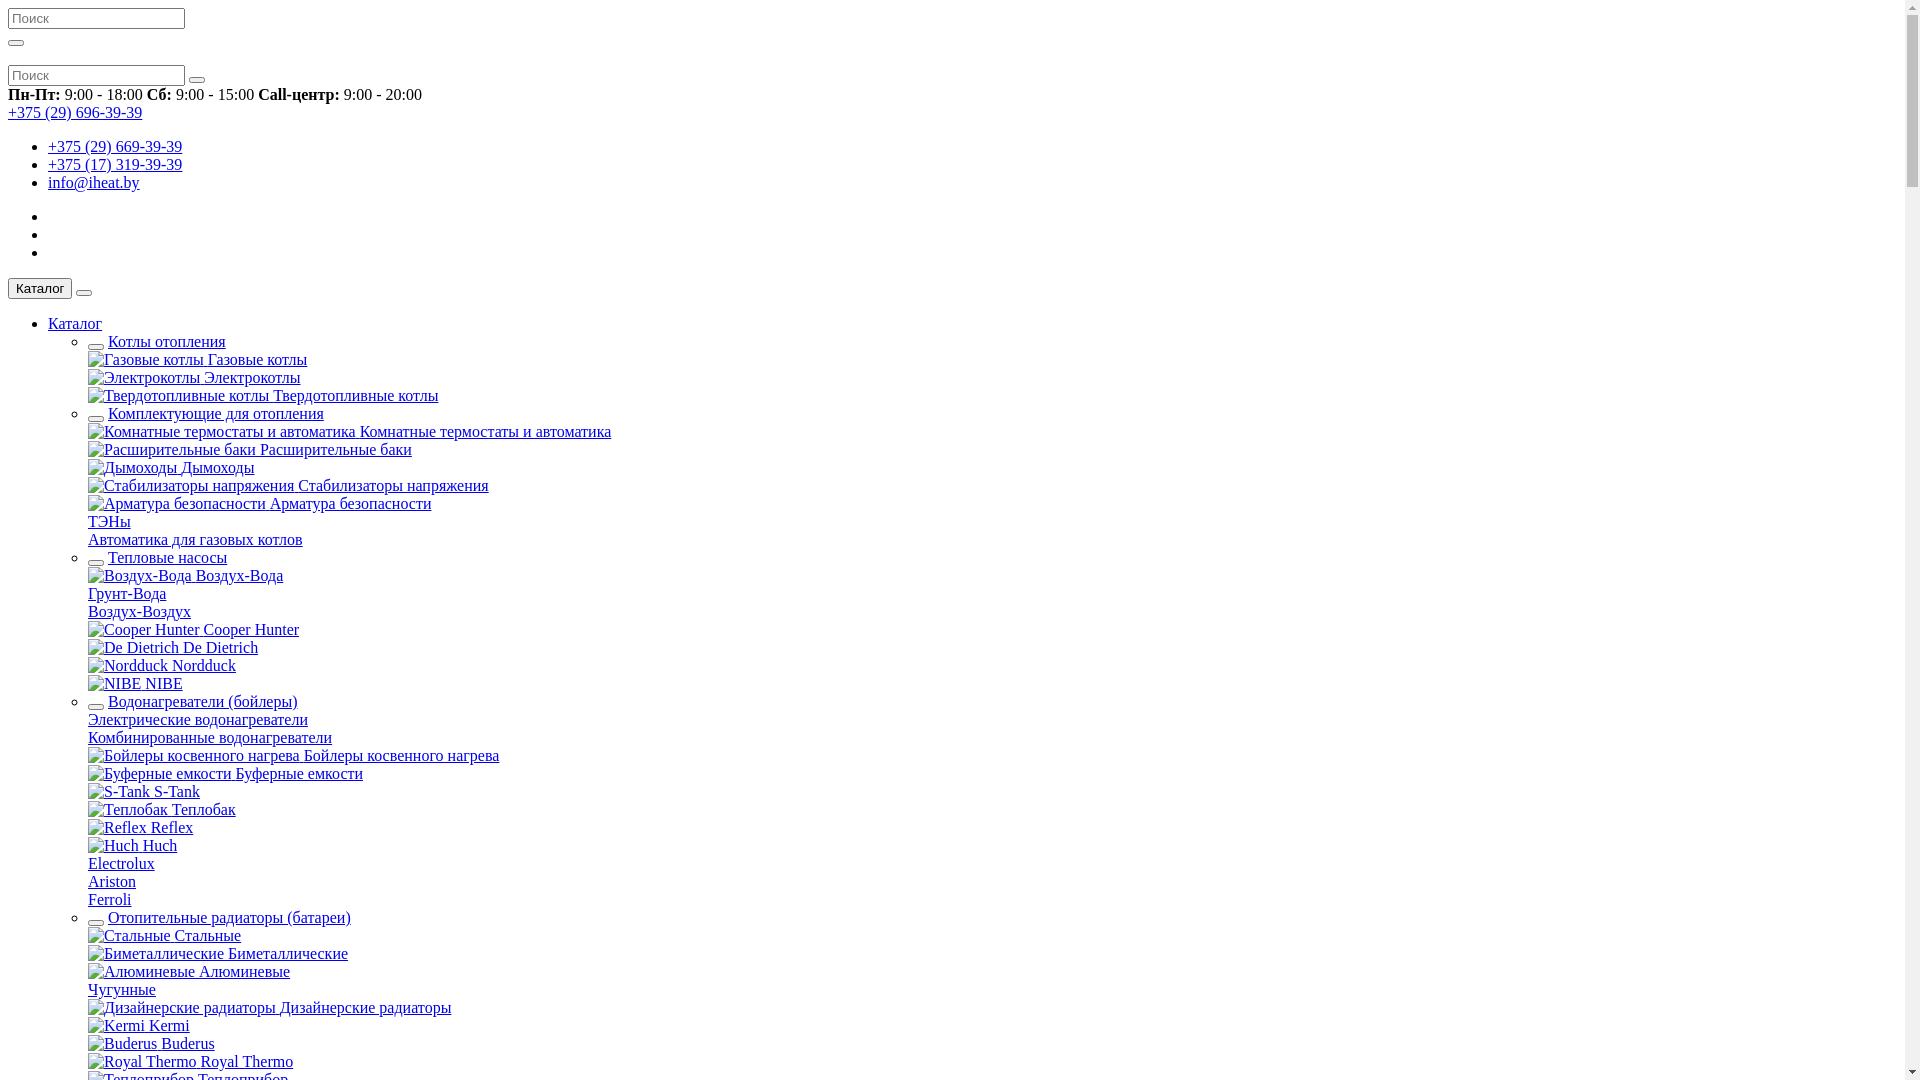 Image resolution: width=1920 pixels, height=1080 pixels. Describe the element at coordinates (190, 1060) in the screenshot. I see `'Royal Thermo'` at that location.